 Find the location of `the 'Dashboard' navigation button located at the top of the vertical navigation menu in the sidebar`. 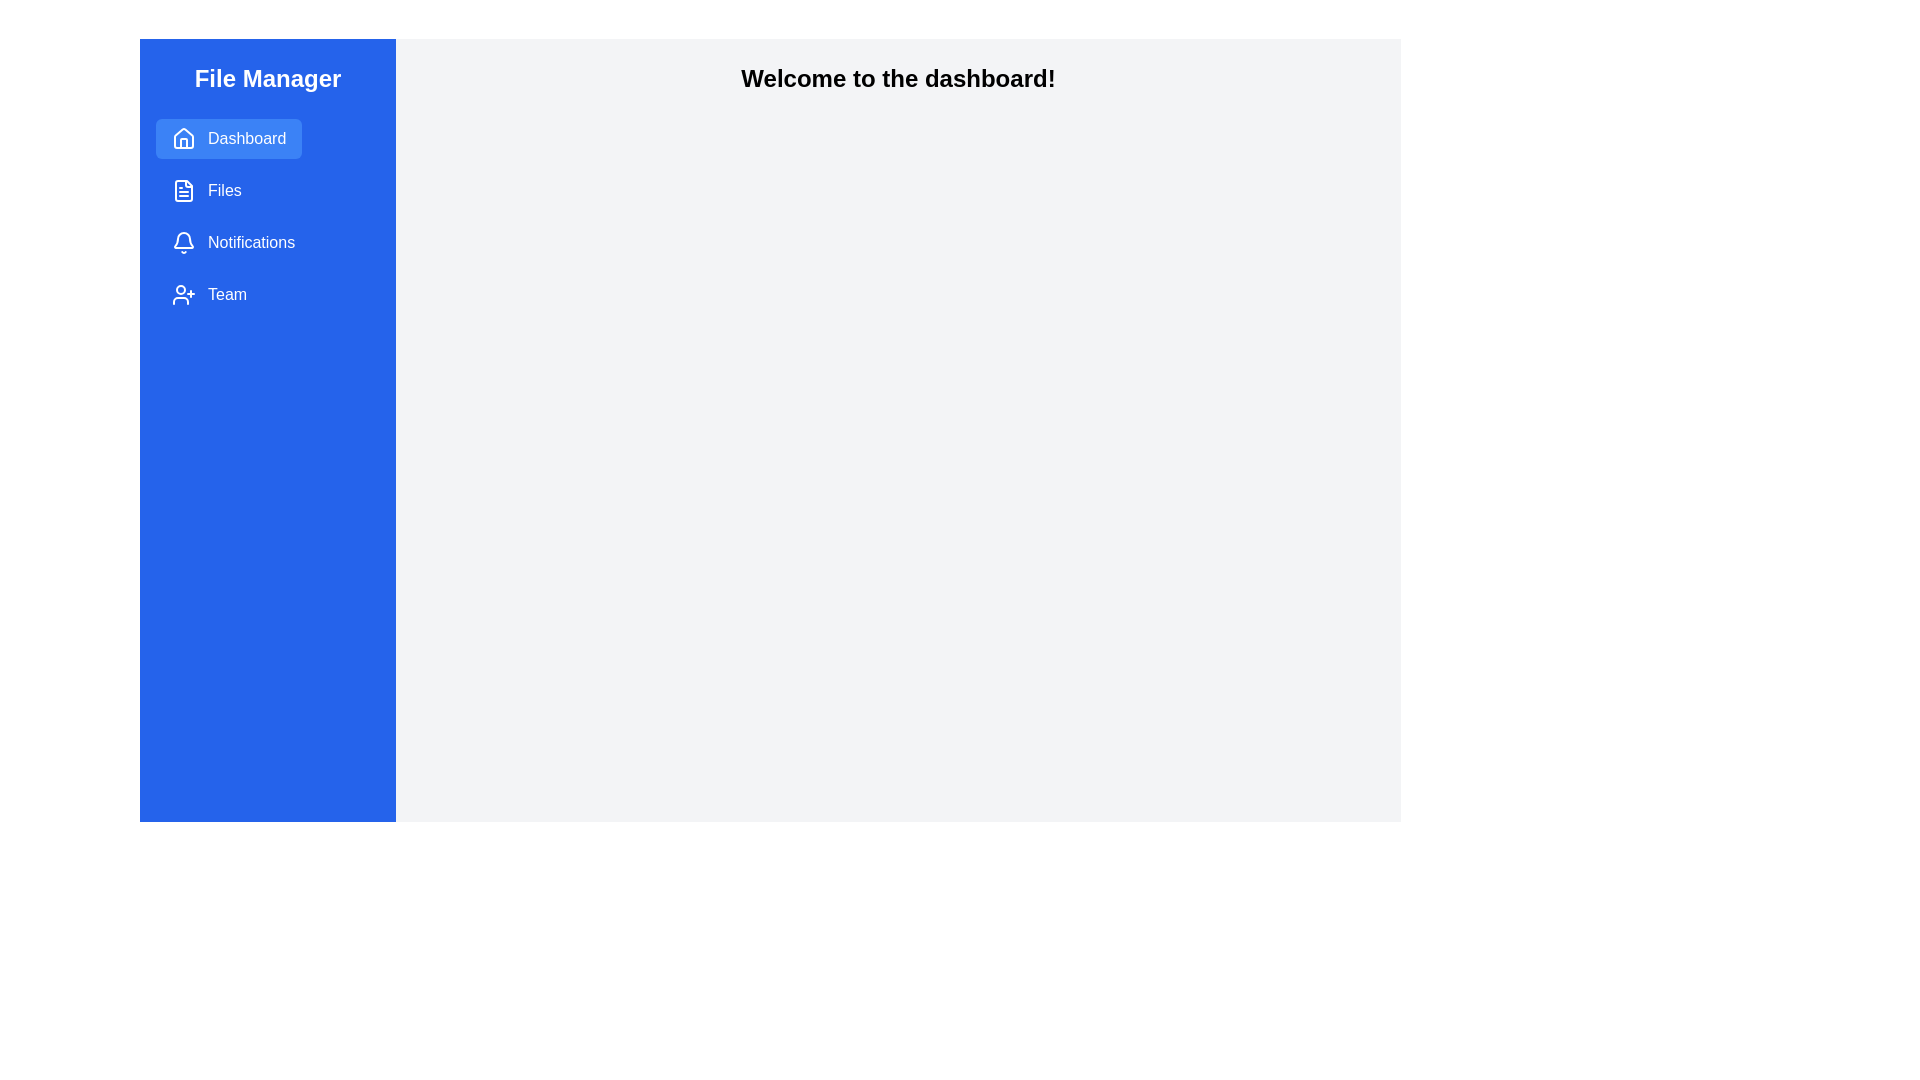

the 'Dashboard' navigation button located at the top of the vertical navigation menu in the sidebar is located at coordinates (229, 137).